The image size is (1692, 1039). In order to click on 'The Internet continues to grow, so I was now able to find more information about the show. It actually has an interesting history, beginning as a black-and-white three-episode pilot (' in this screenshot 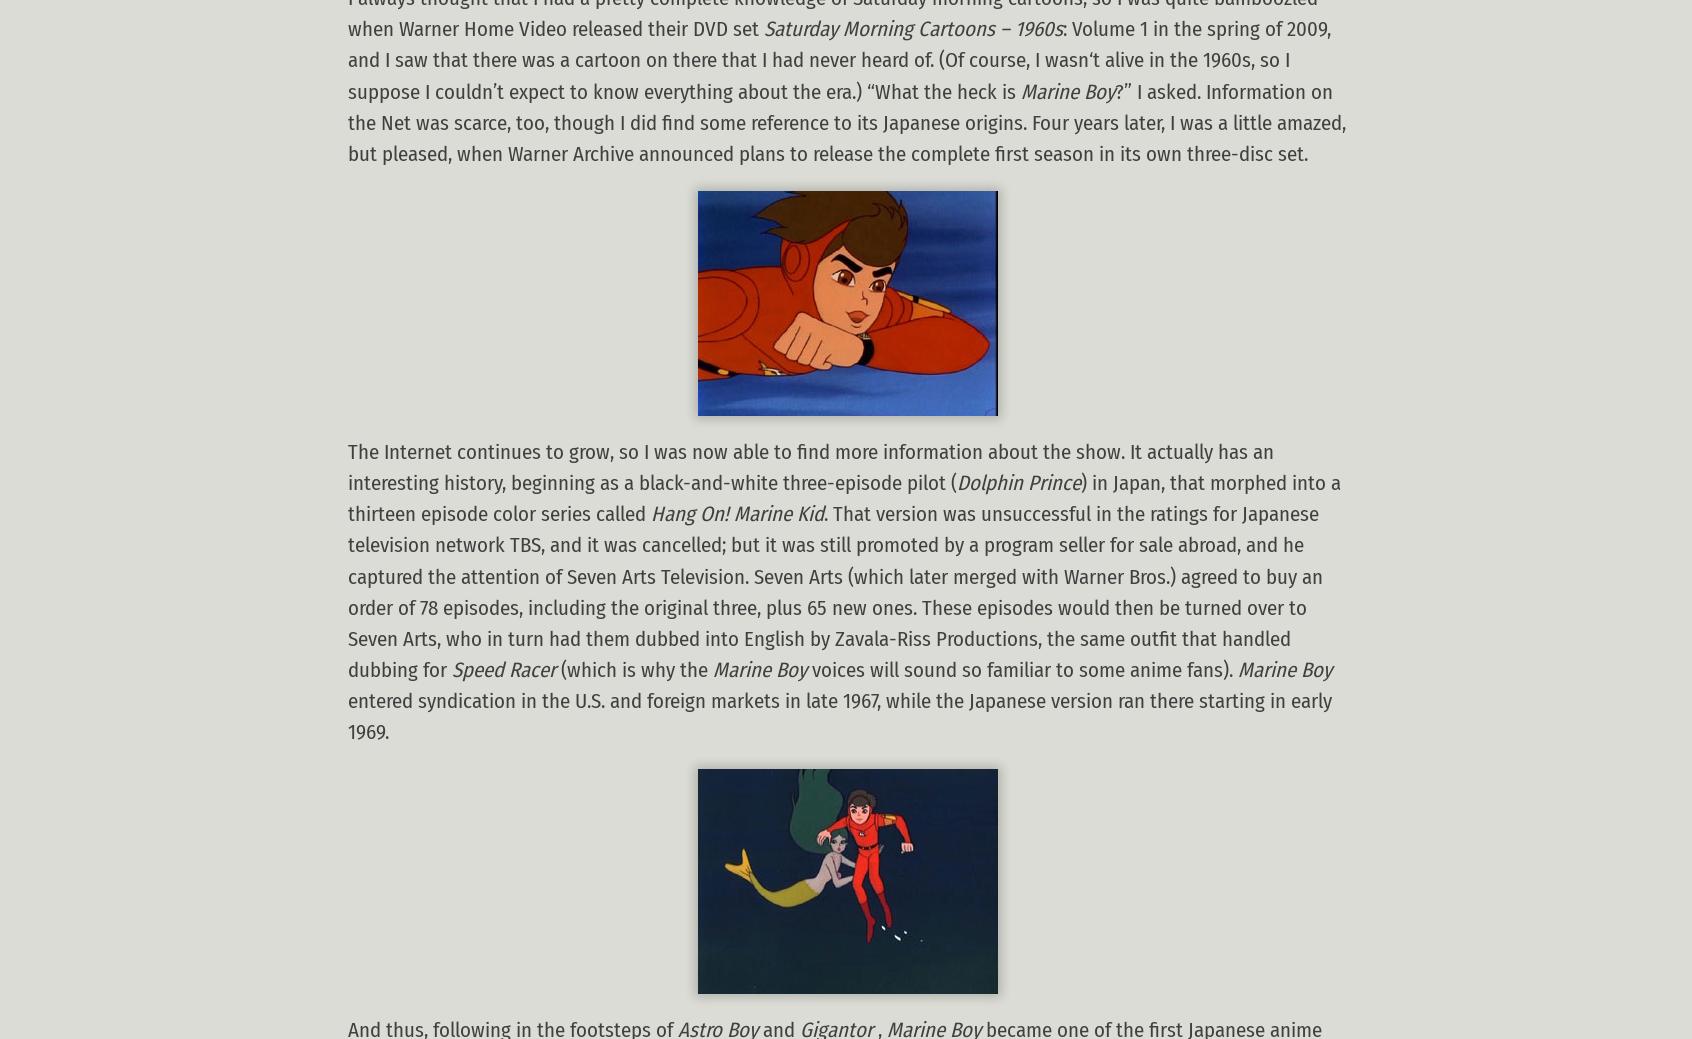, I will do `click(810, 466)`.